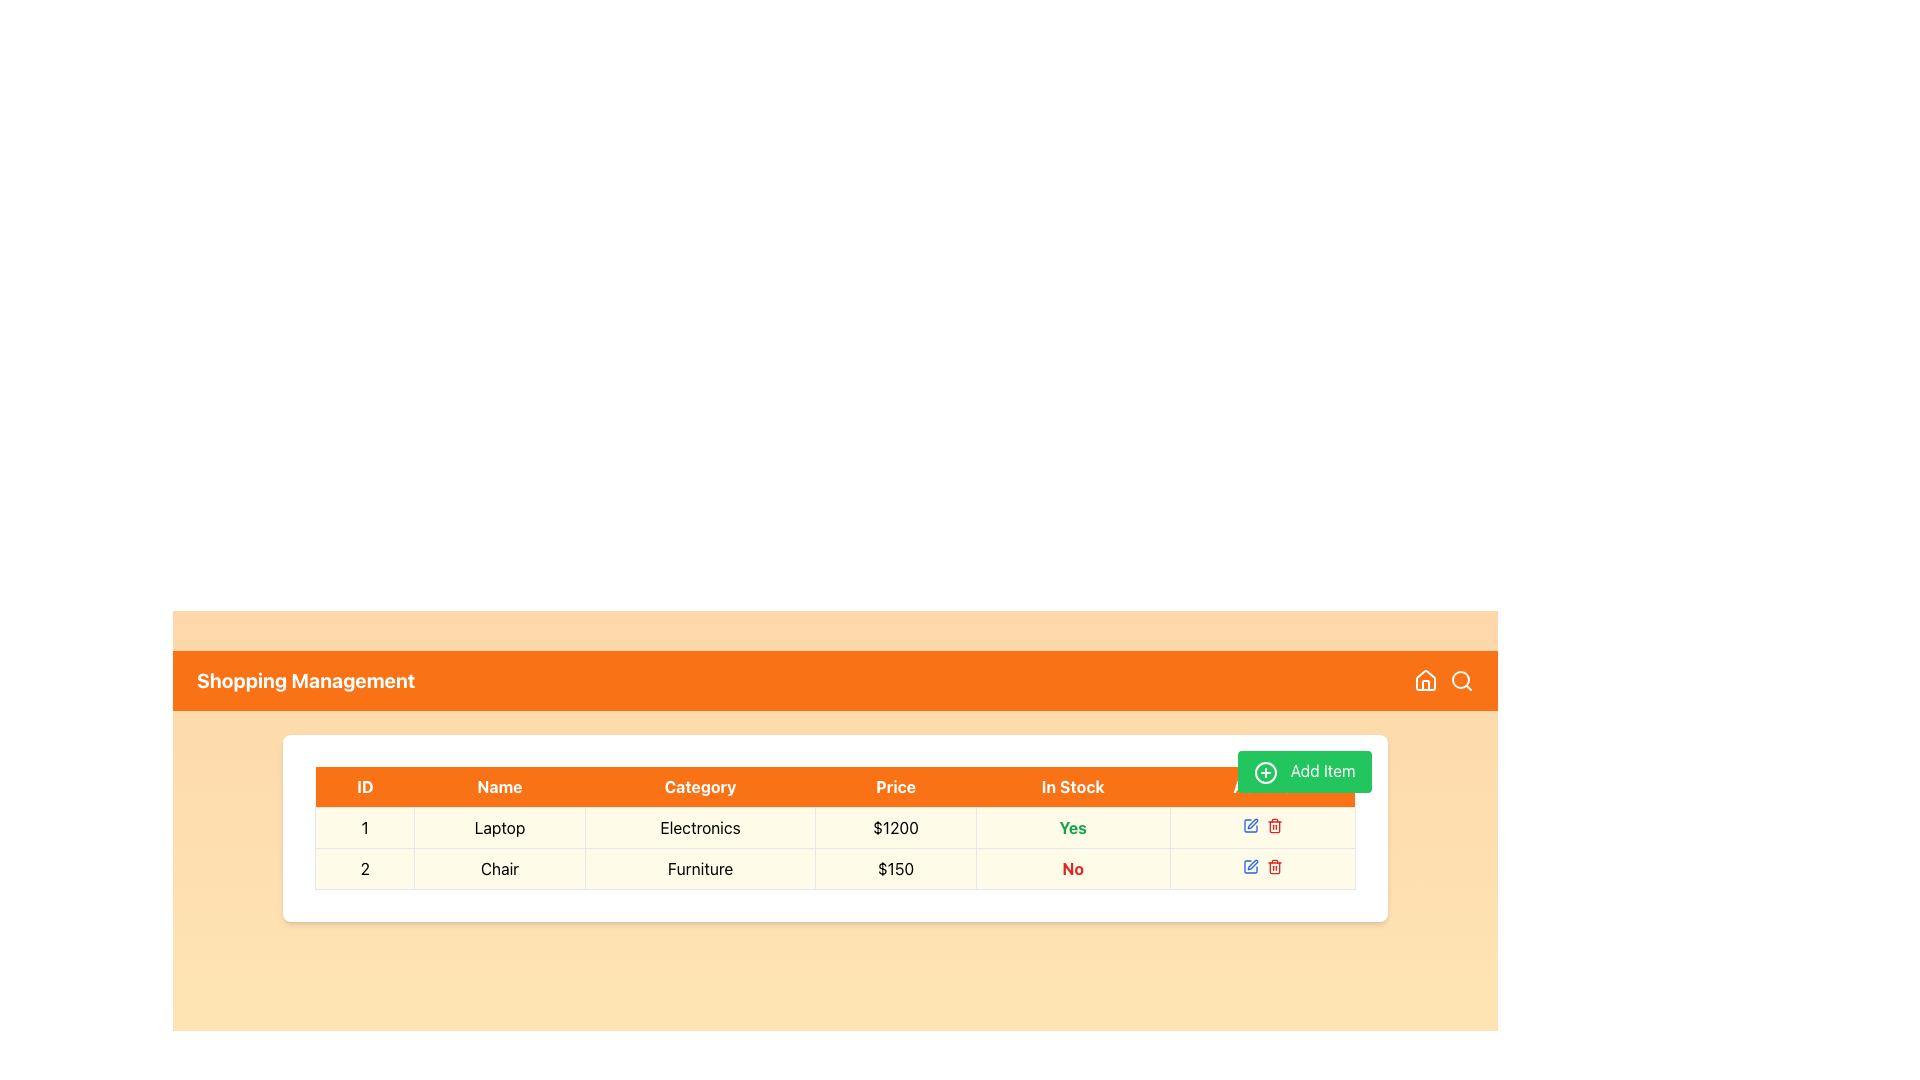 The width and height of the screenshot is (1920, 1080). Describe the element at coordinates (700, 828) in the screenshot. I see `the static Text cell representing the category 'Electronics' in the data table, which is the third cell in the row, located under the 'Shopping Management' header` at that location.